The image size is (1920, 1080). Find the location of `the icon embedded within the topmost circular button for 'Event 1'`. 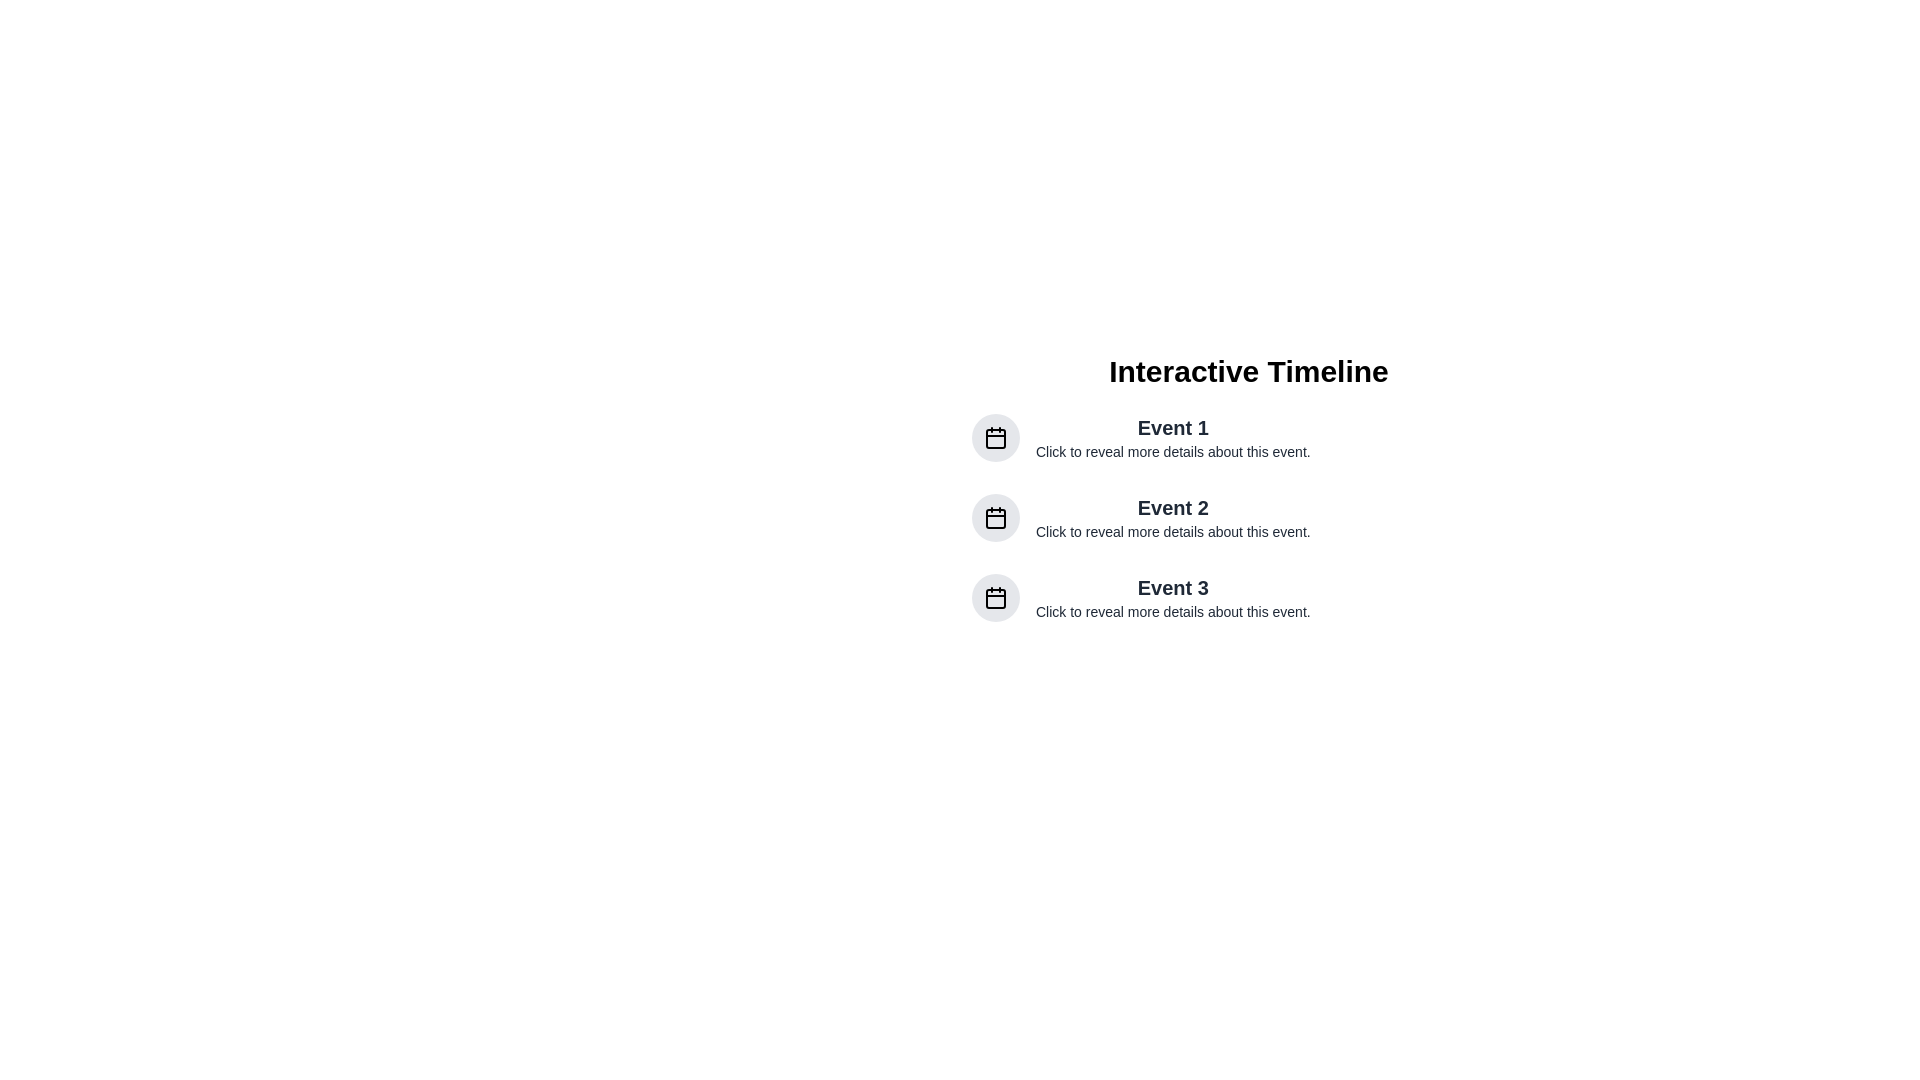

the icon embedded within the topmost circular button for 'Event 1' is located at coordinates (996, 437).